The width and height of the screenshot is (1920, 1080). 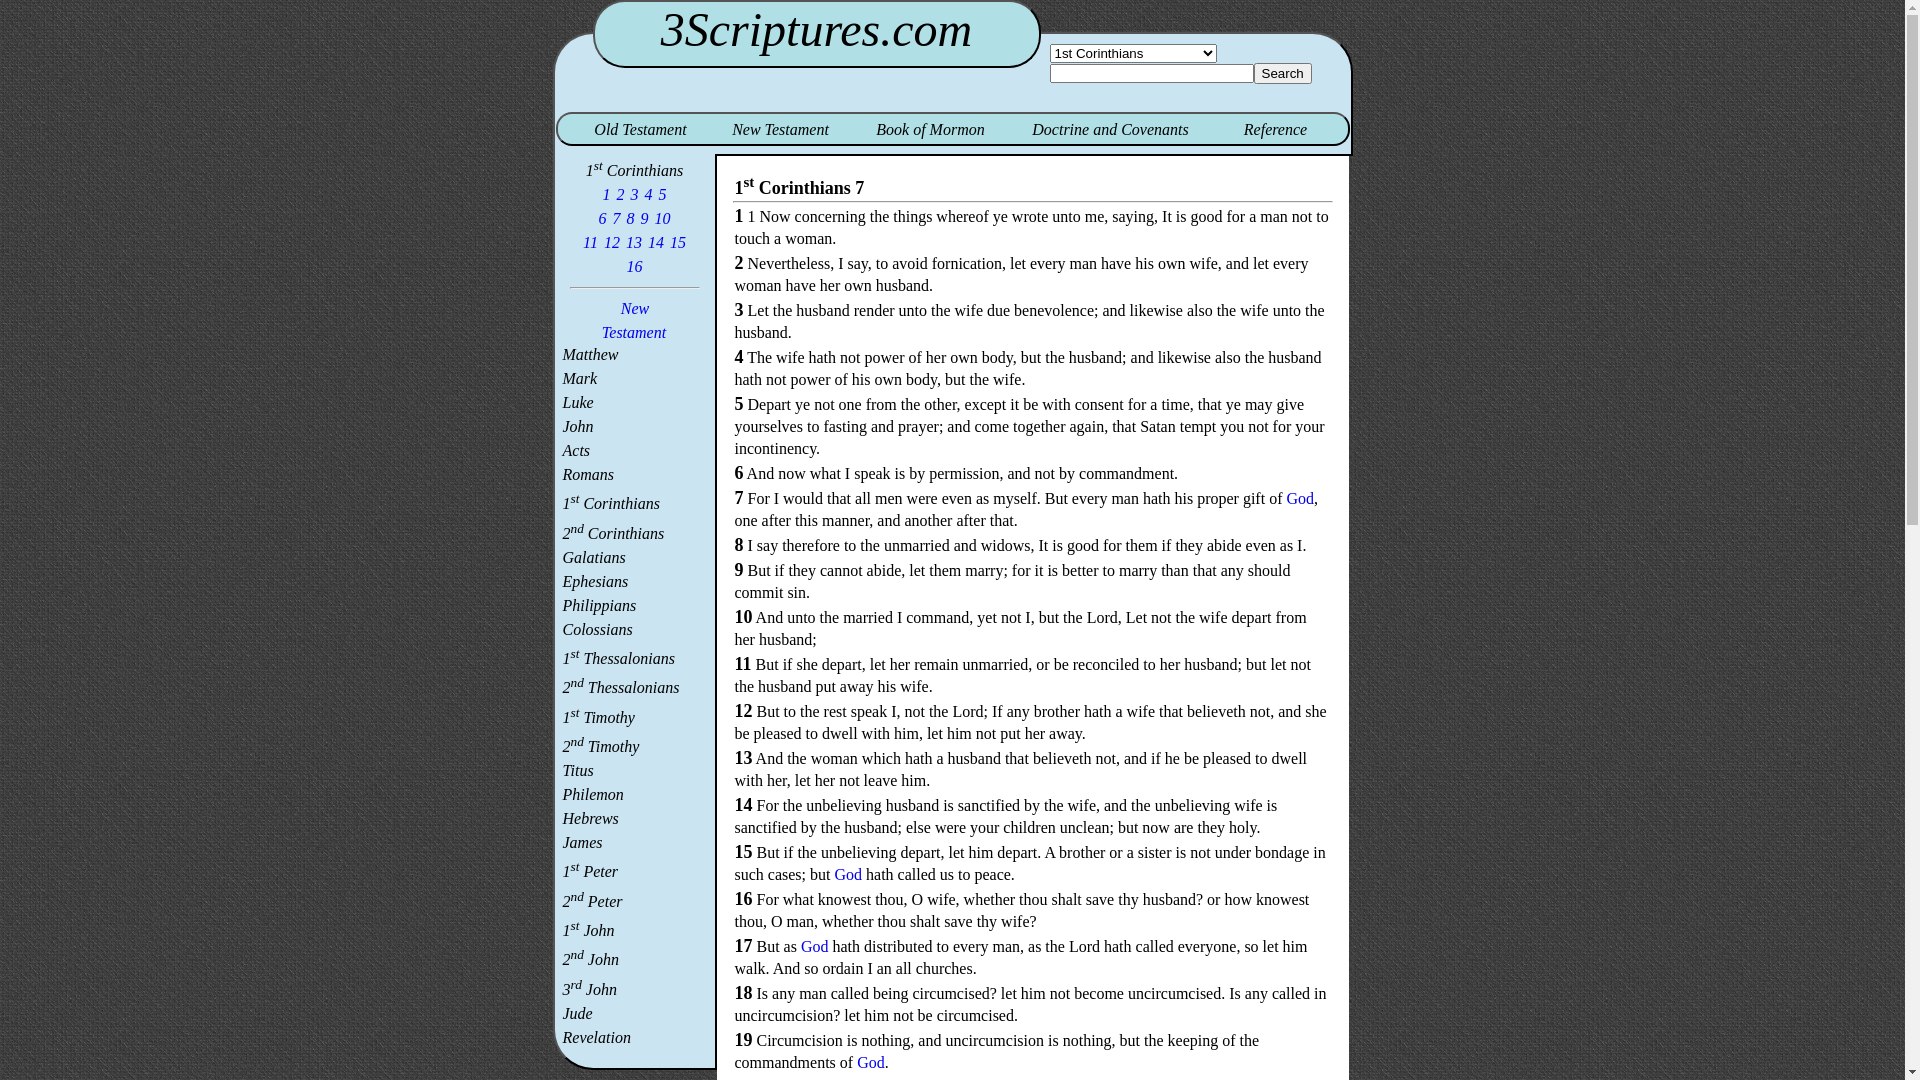 I want to click on '13', so click(x=632, y=241).